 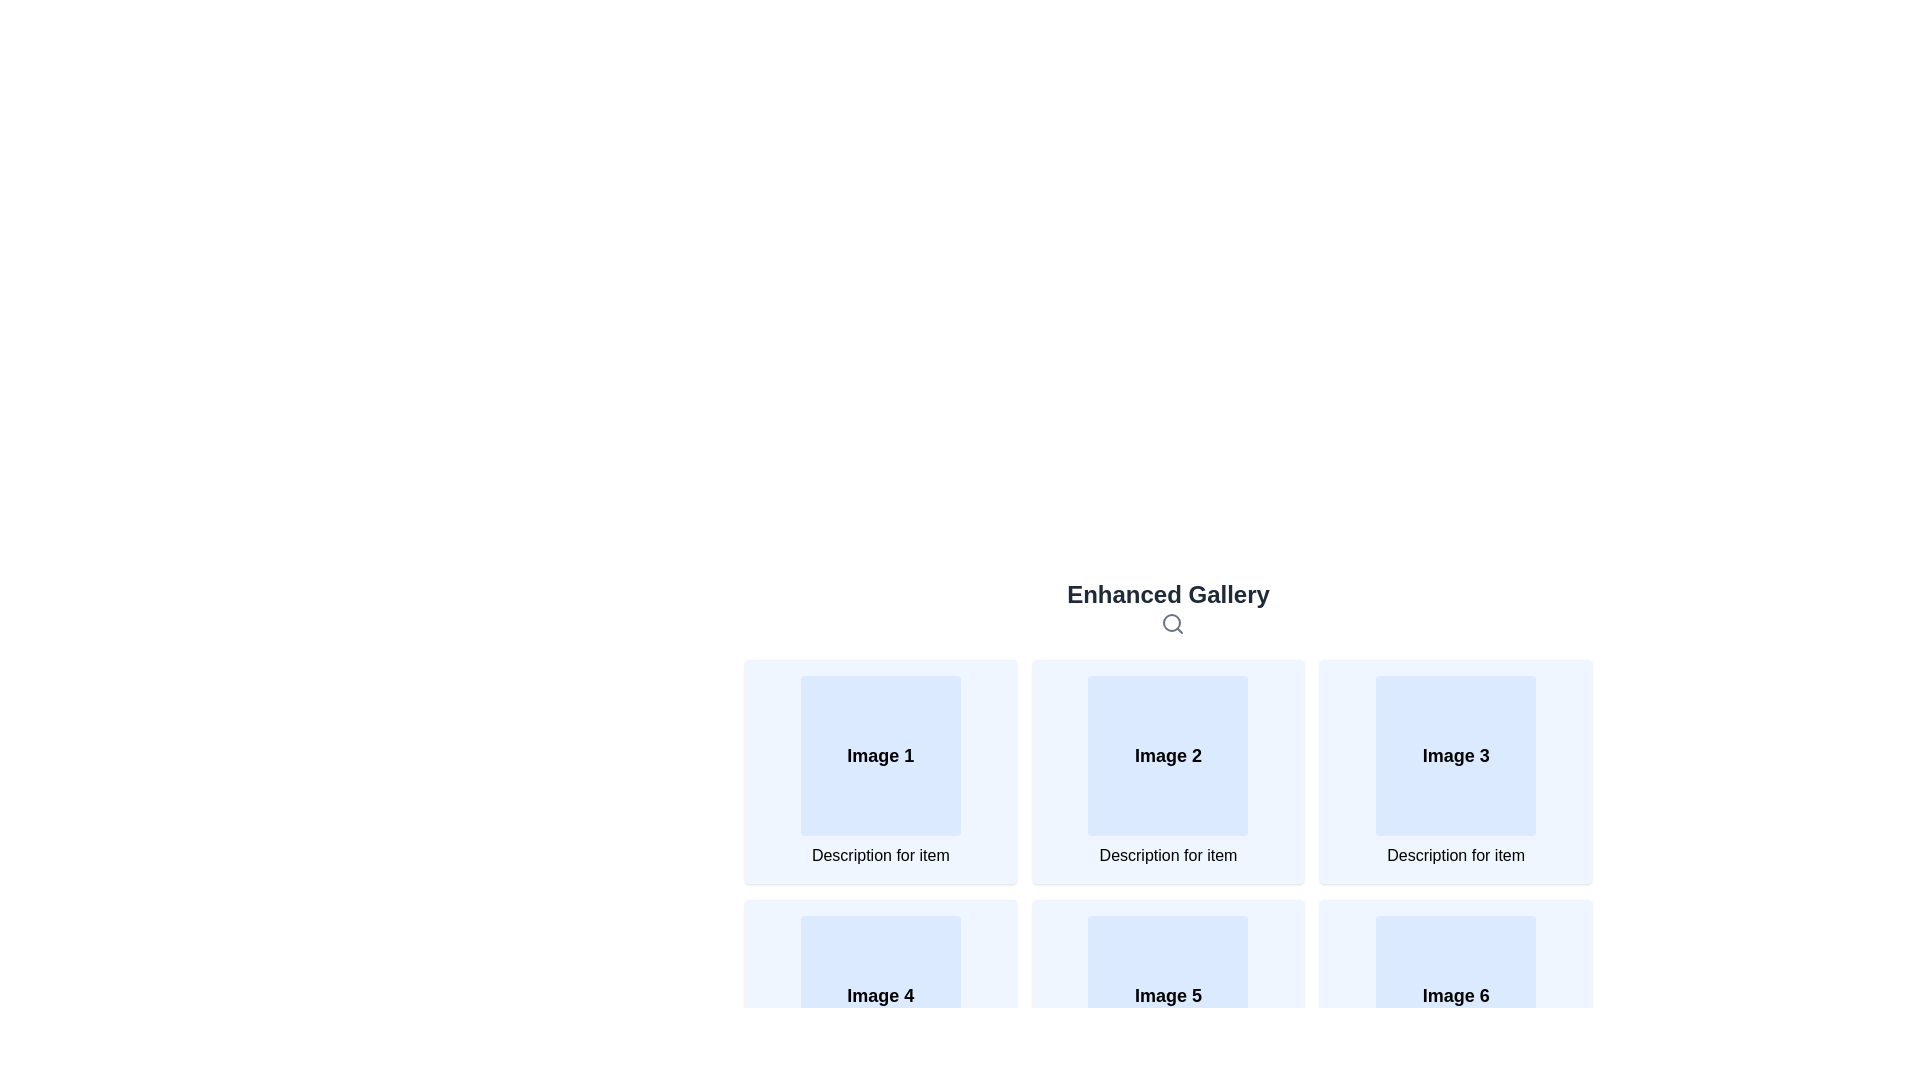 I want to click on the bold text label reading 'Image 4' that is displayed in a larger font size and black color, located at the center of a light blue rectangular card in the second row of a grid layout, so click(x=880, y=995).